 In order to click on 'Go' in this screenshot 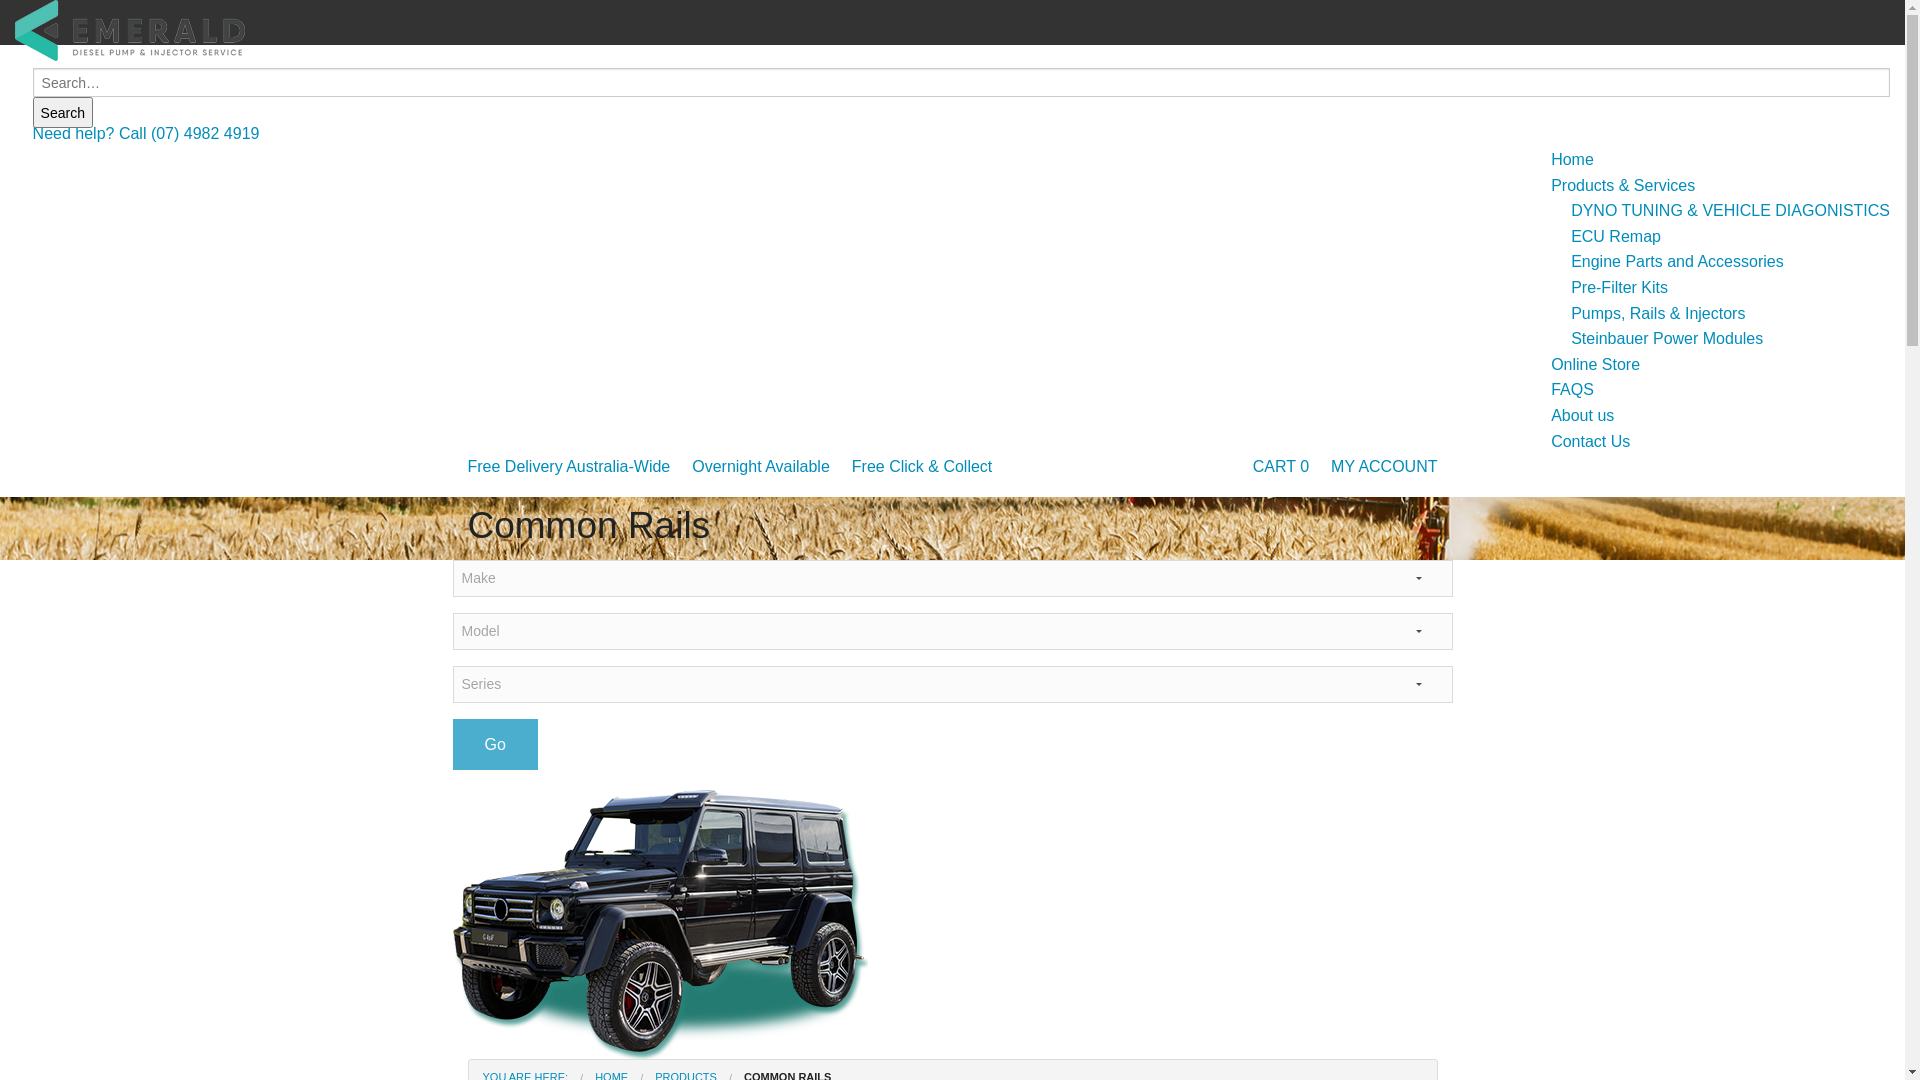, I will do `click(494, 744)`.